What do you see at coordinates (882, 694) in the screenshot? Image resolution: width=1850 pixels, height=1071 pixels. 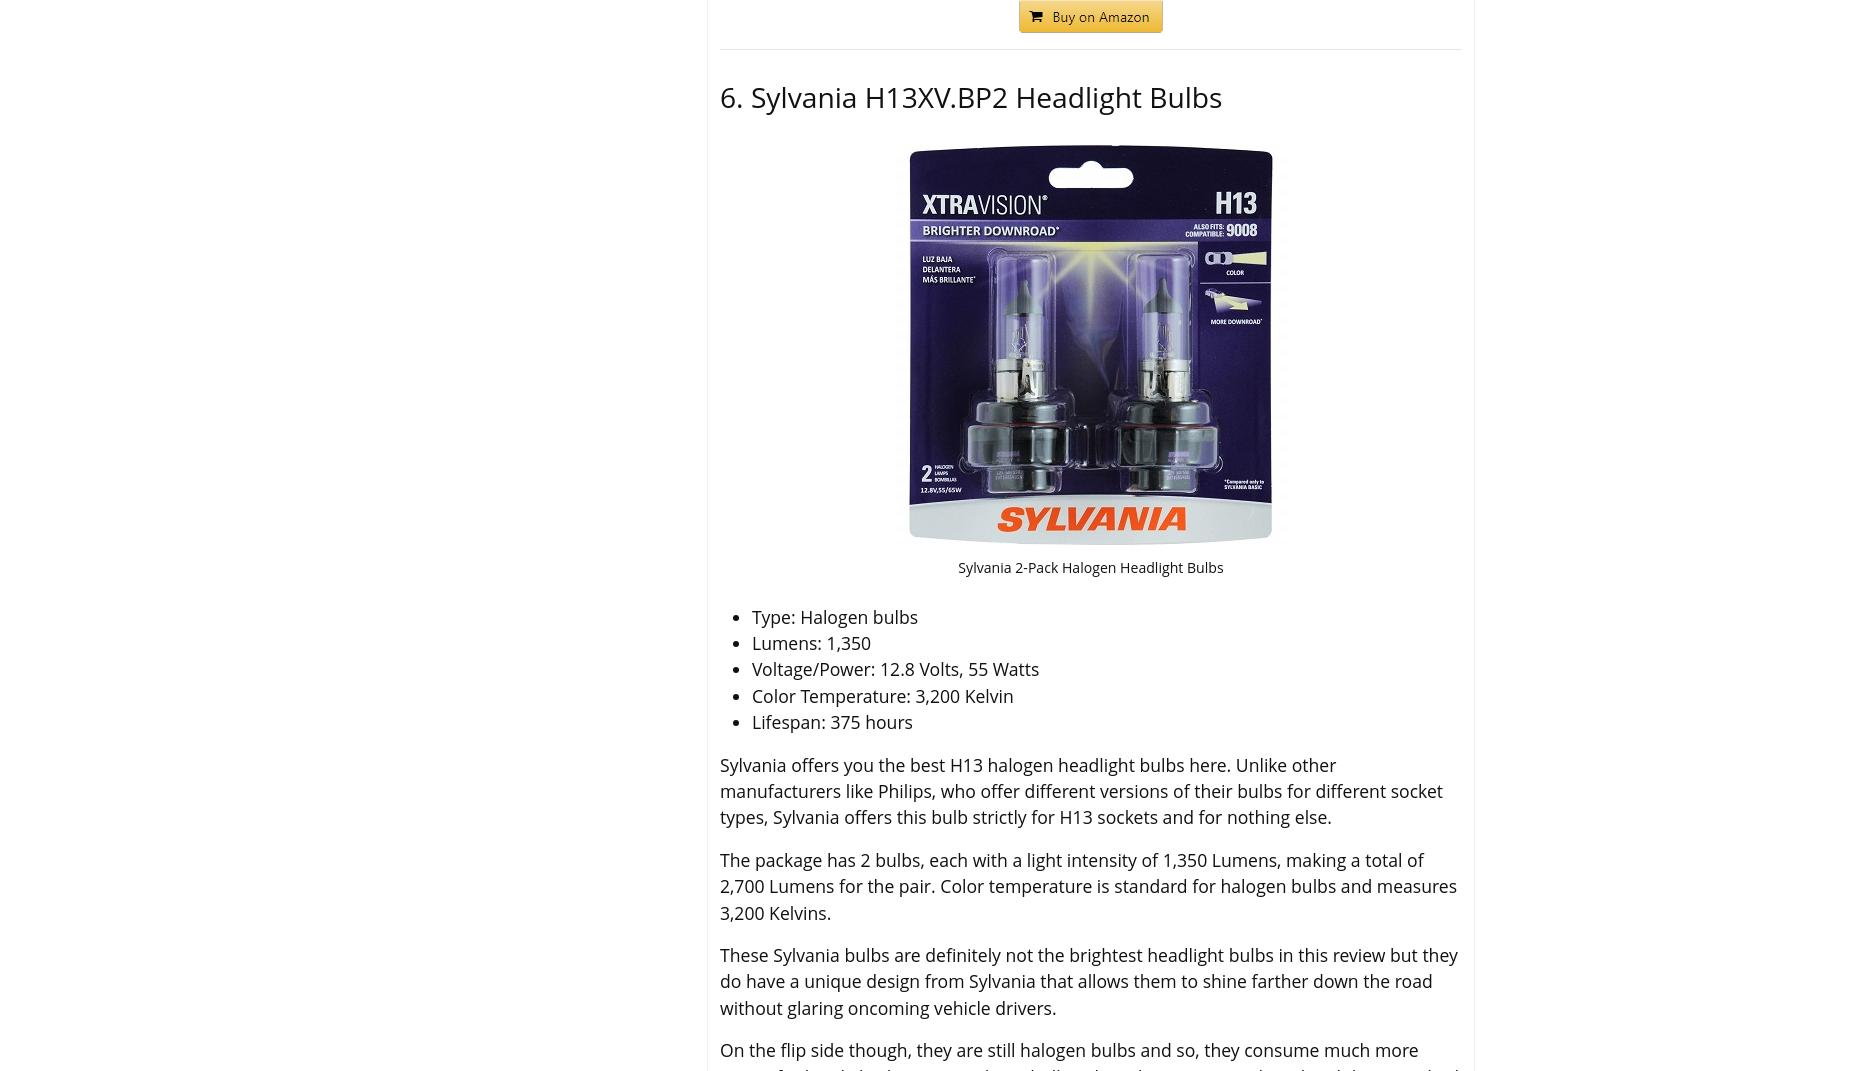 I see `'Color Temperature: 3,200 Kelvin'` at bounding box center [882, 694].